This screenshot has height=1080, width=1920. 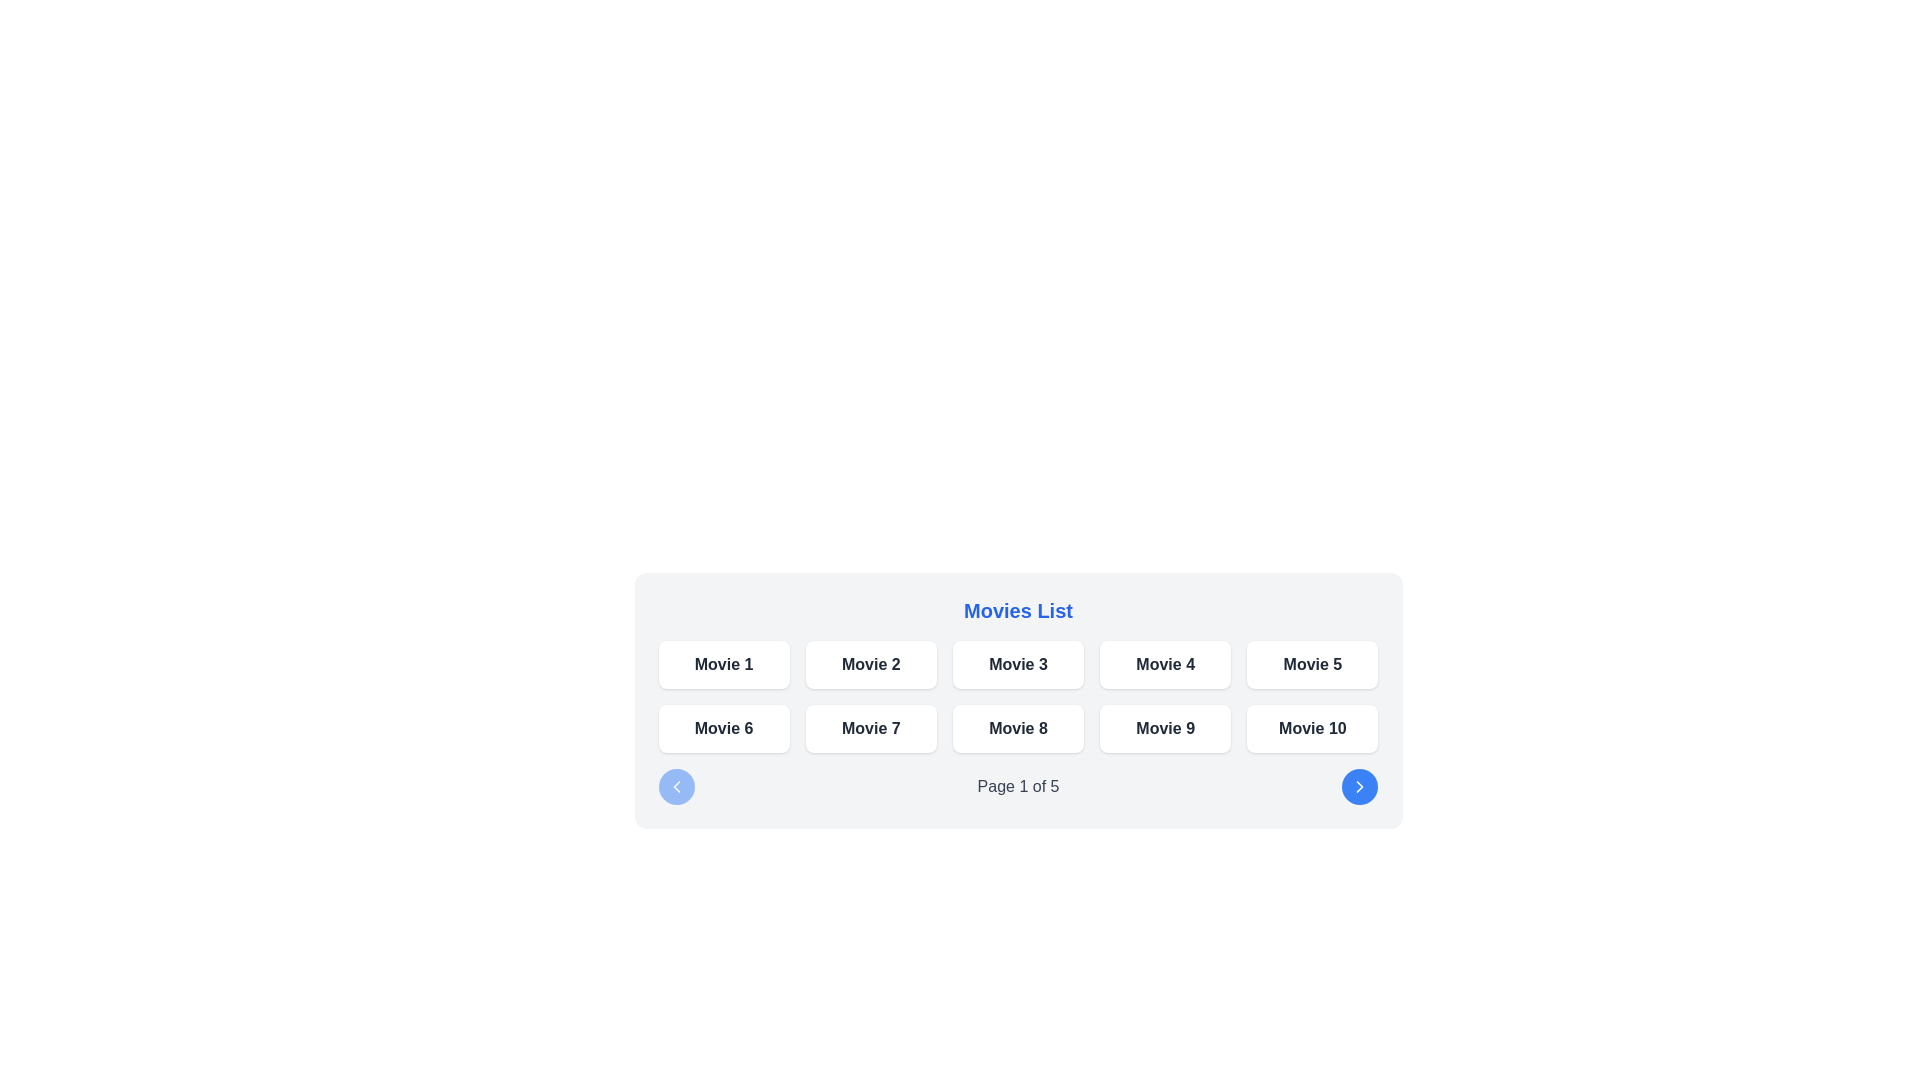 I want to click on the button labeled 'Movie 9' which is a rectangular UI component with a white background and bold dark gray text, located in the second row of the grid layout, so click(x=1165, y=729).